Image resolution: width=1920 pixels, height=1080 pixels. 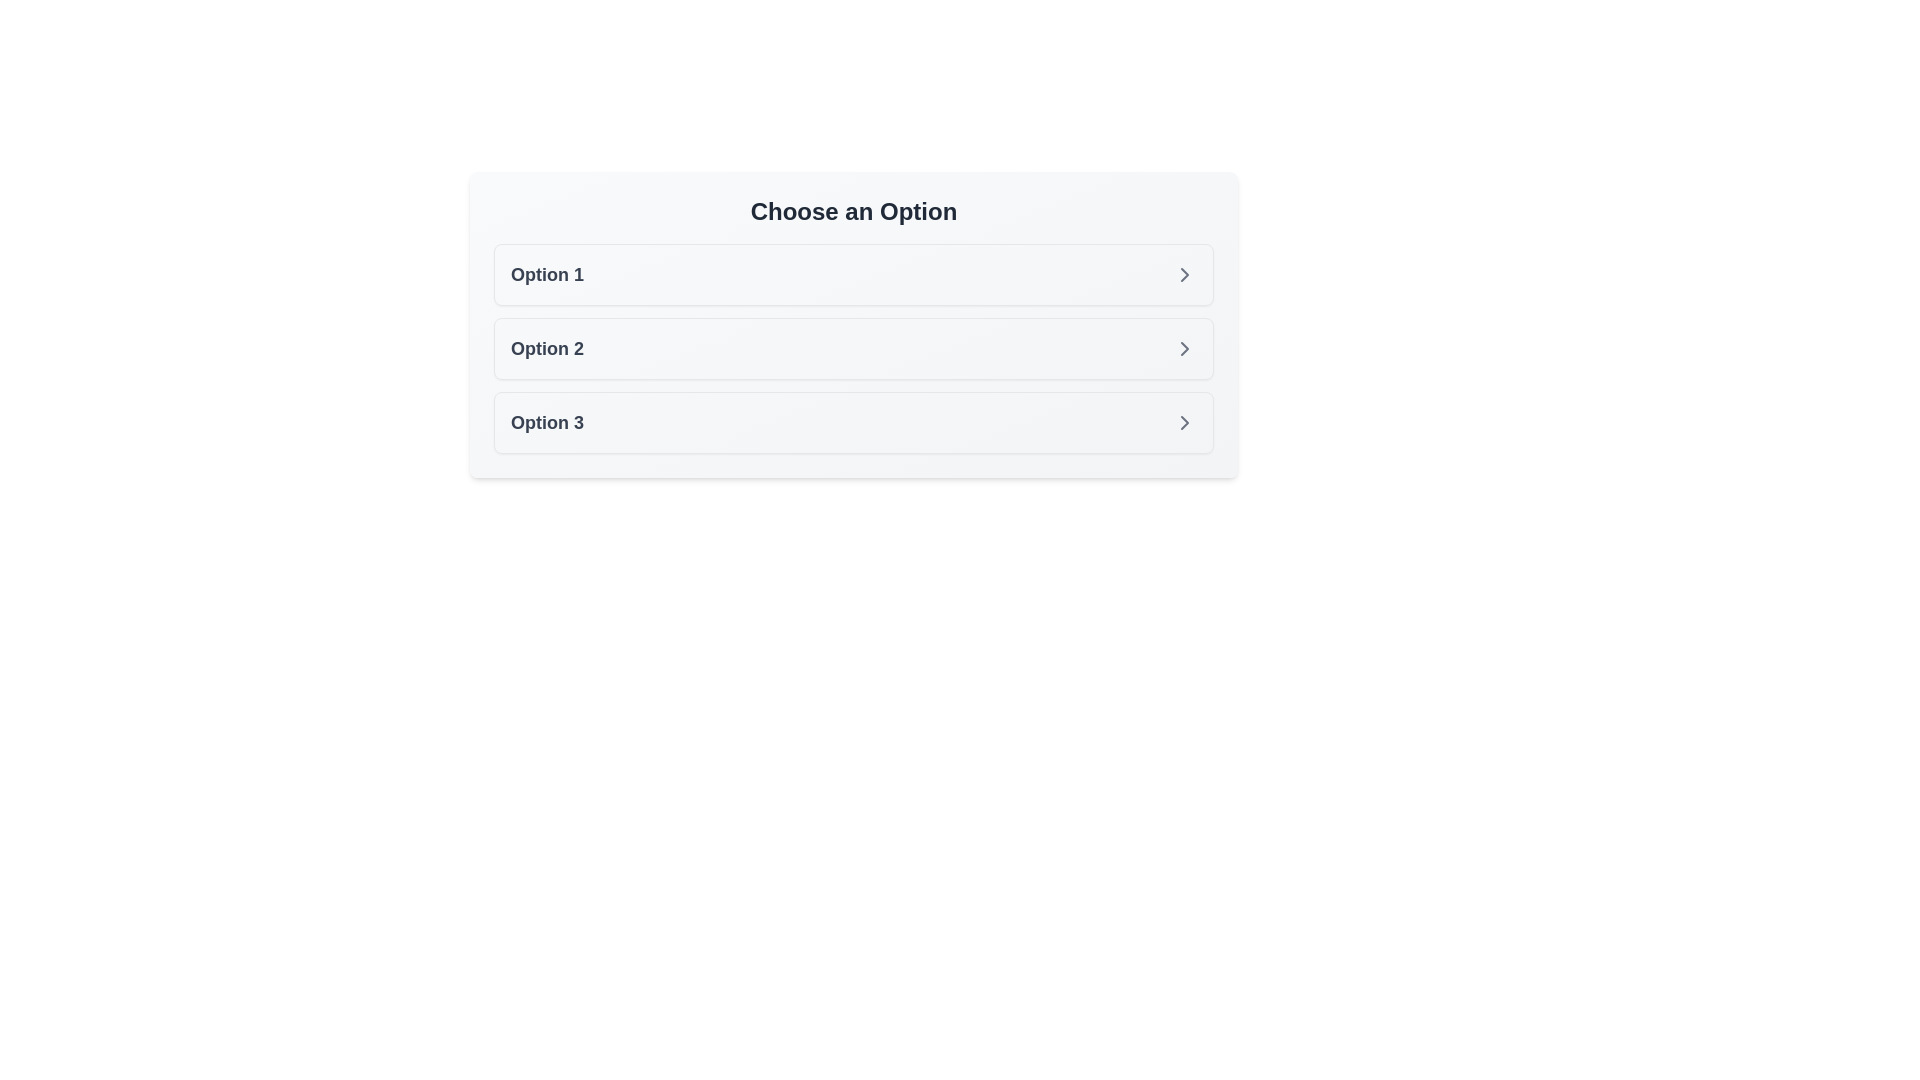 What do you see at coordinates (1185, 422) in the screenshot?
I see `the icon located at the rightmost end of the row for 'Option 3'` at bounding box center [1185, 422].